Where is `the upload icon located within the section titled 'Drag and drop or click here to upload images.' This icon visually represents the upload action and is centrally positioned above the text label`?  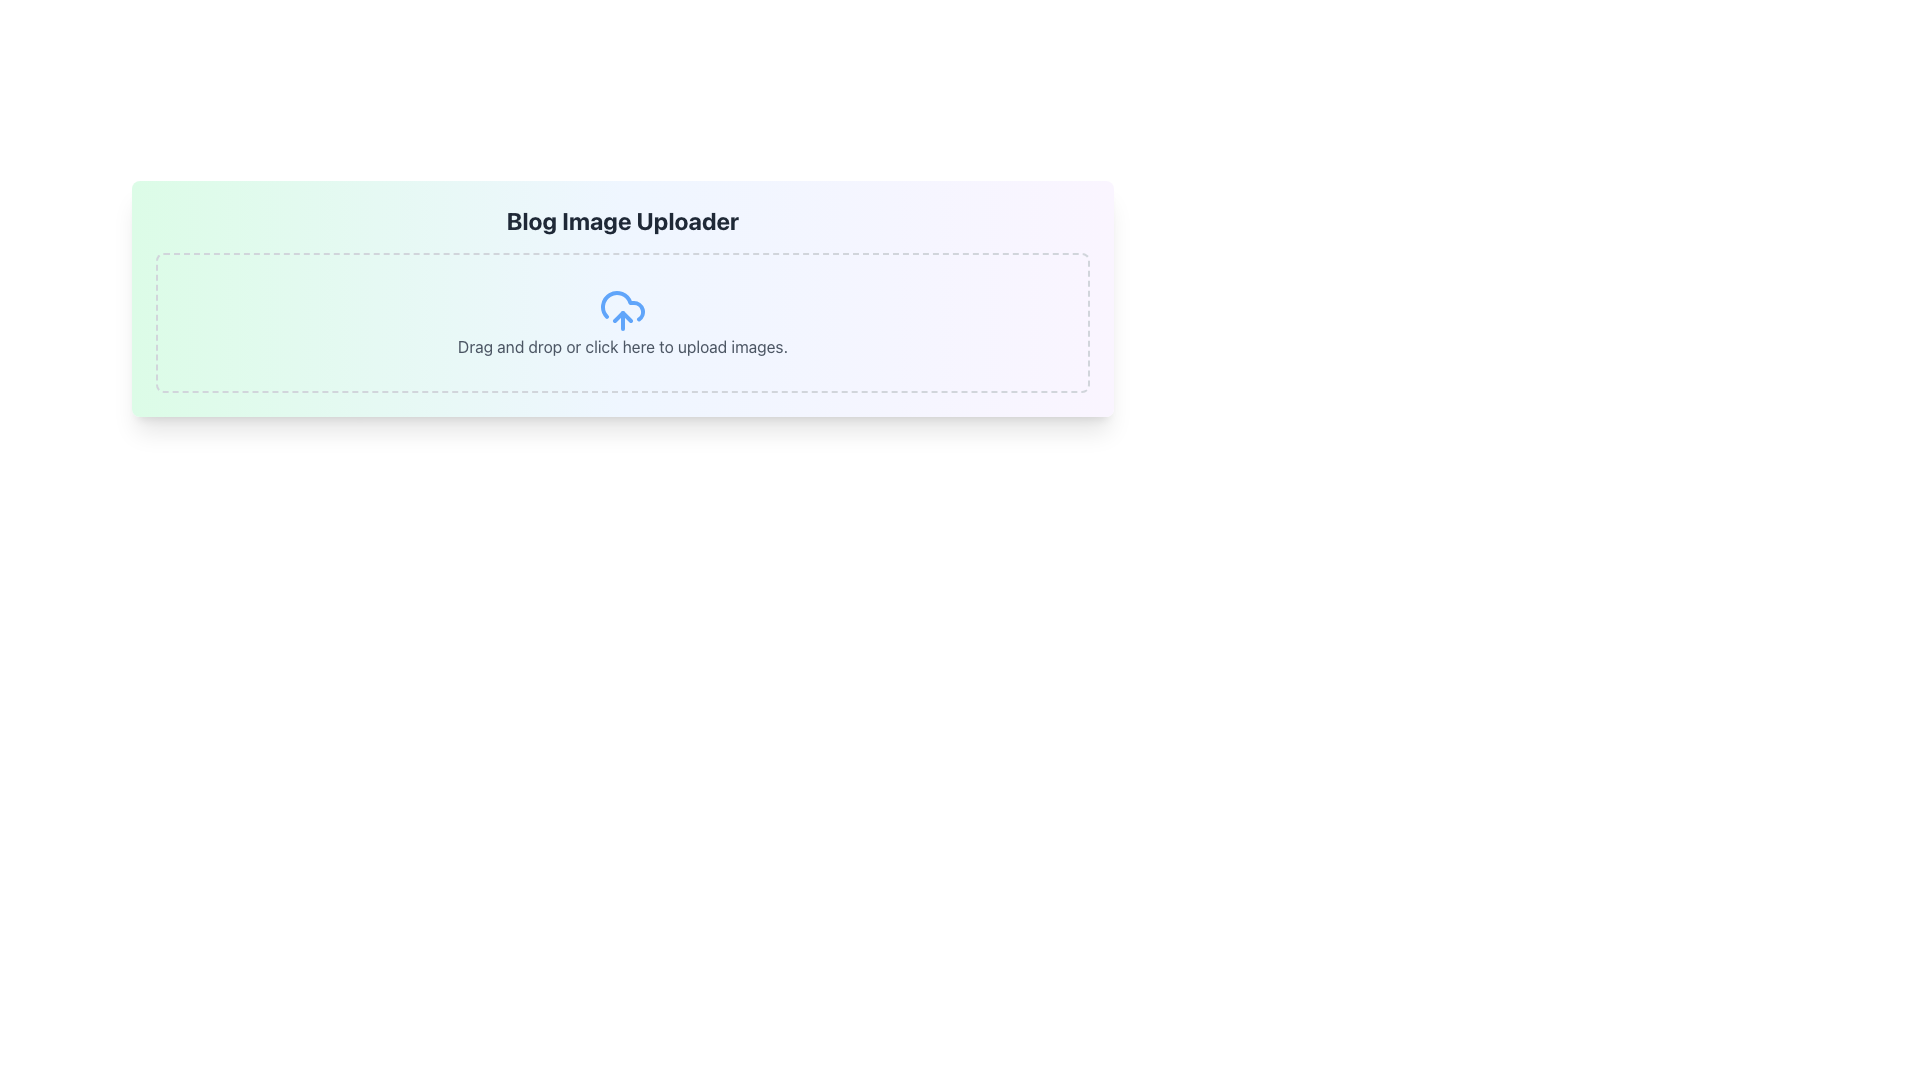 the upload icon located within the section titled 'Drag and drop or click here to upload images.' This icon visually represents the upload action and is centrally positioned above the text label is located at coordinates (622, 311).